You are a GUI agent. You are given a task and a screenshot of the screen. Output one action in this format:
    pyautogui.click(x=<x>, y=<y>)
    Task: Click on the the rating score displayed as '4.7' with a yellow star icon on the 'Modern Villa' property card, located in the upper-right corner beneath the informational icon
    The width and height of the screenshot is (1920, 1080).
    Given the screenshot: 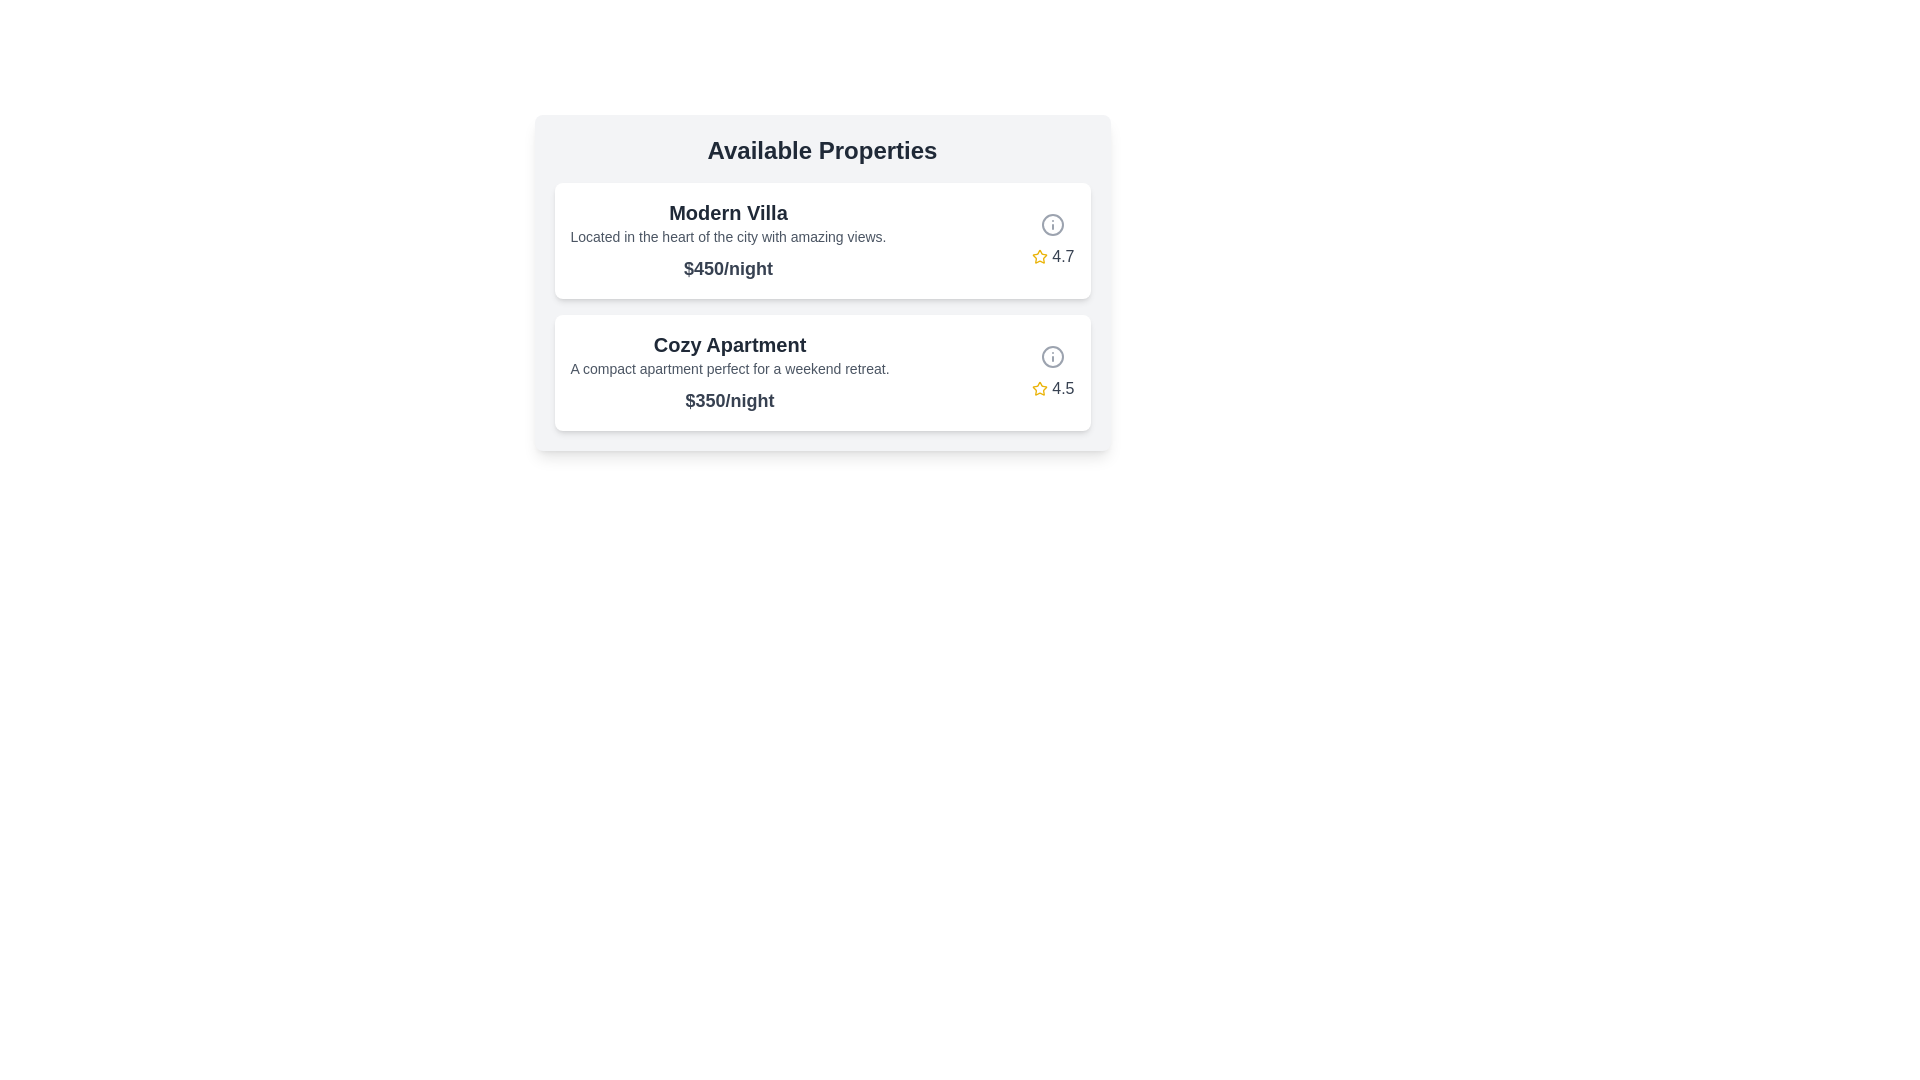 What is the action you would take?
    pyautogui.click(x=1052, y=239)
    